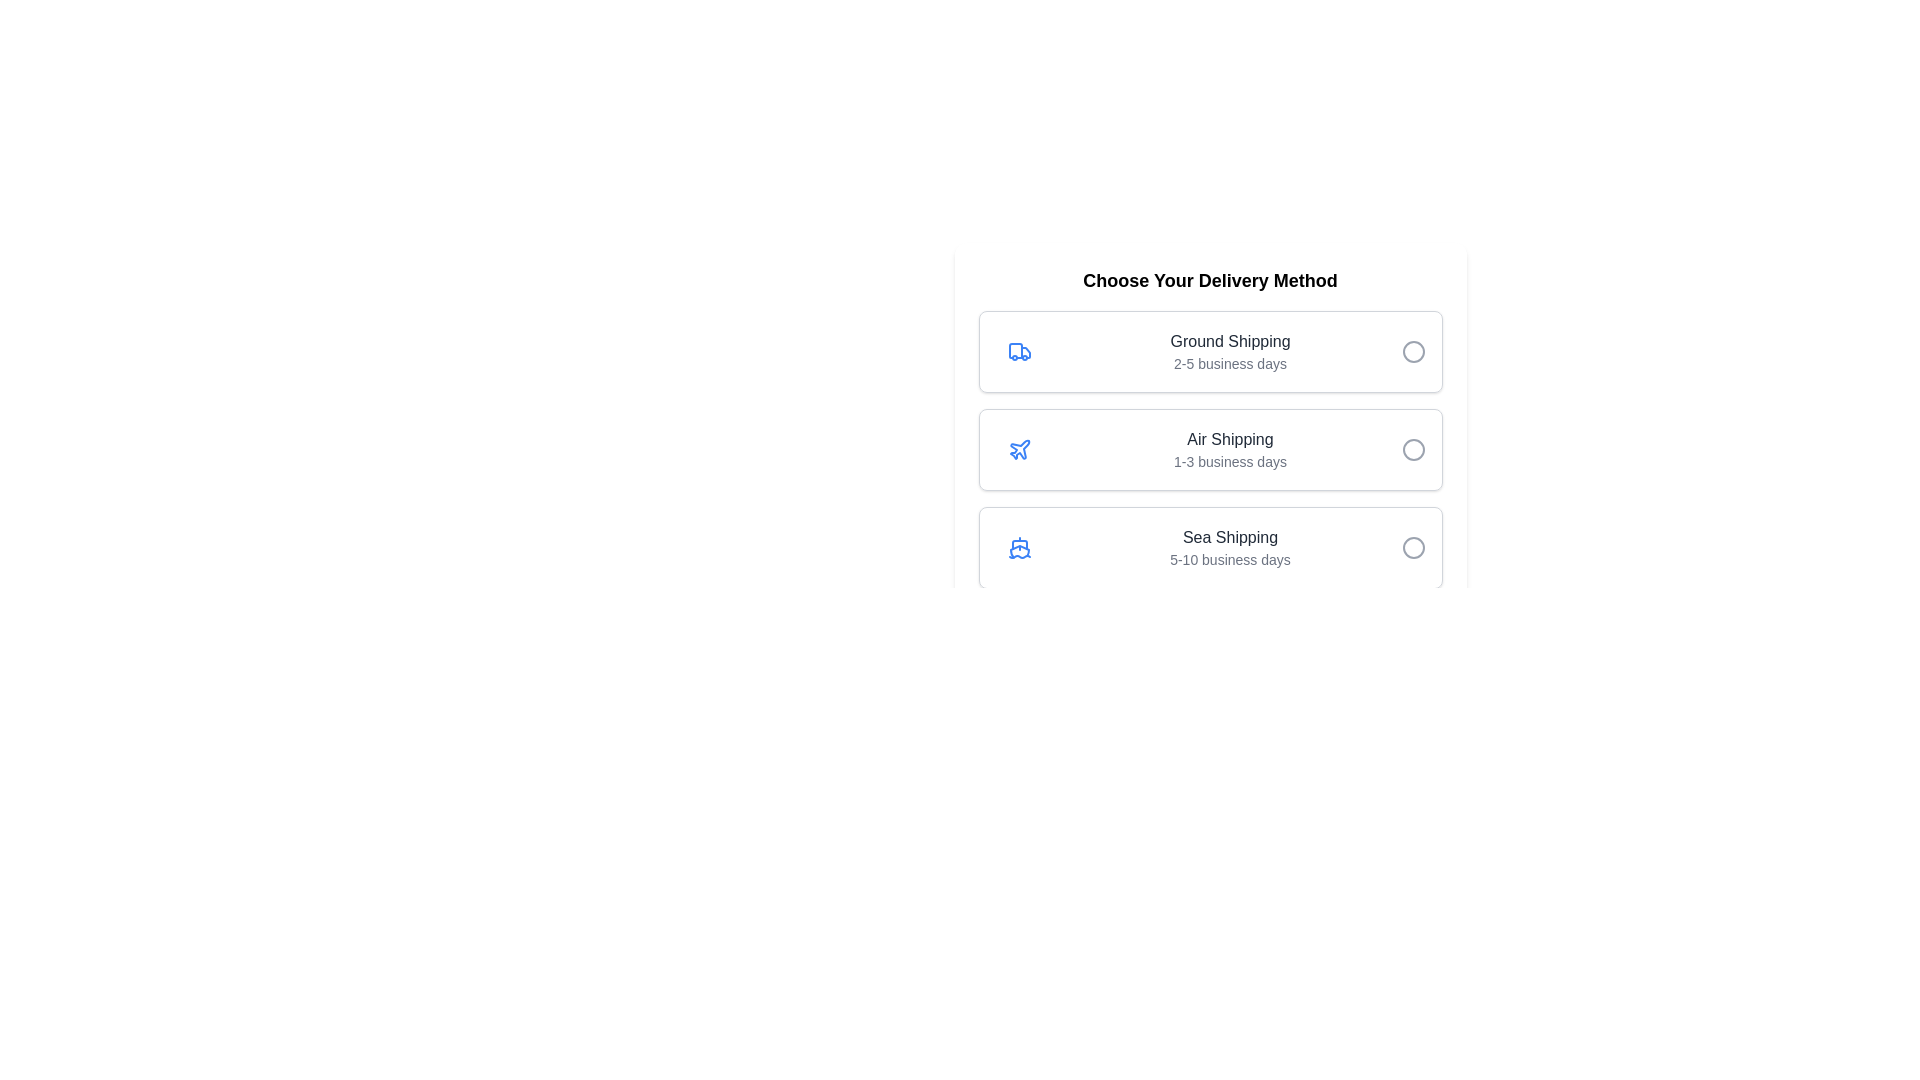  Describe the element at coordinates (1019, 448) in the screenshot. I see `the airplane icon element` at that location.